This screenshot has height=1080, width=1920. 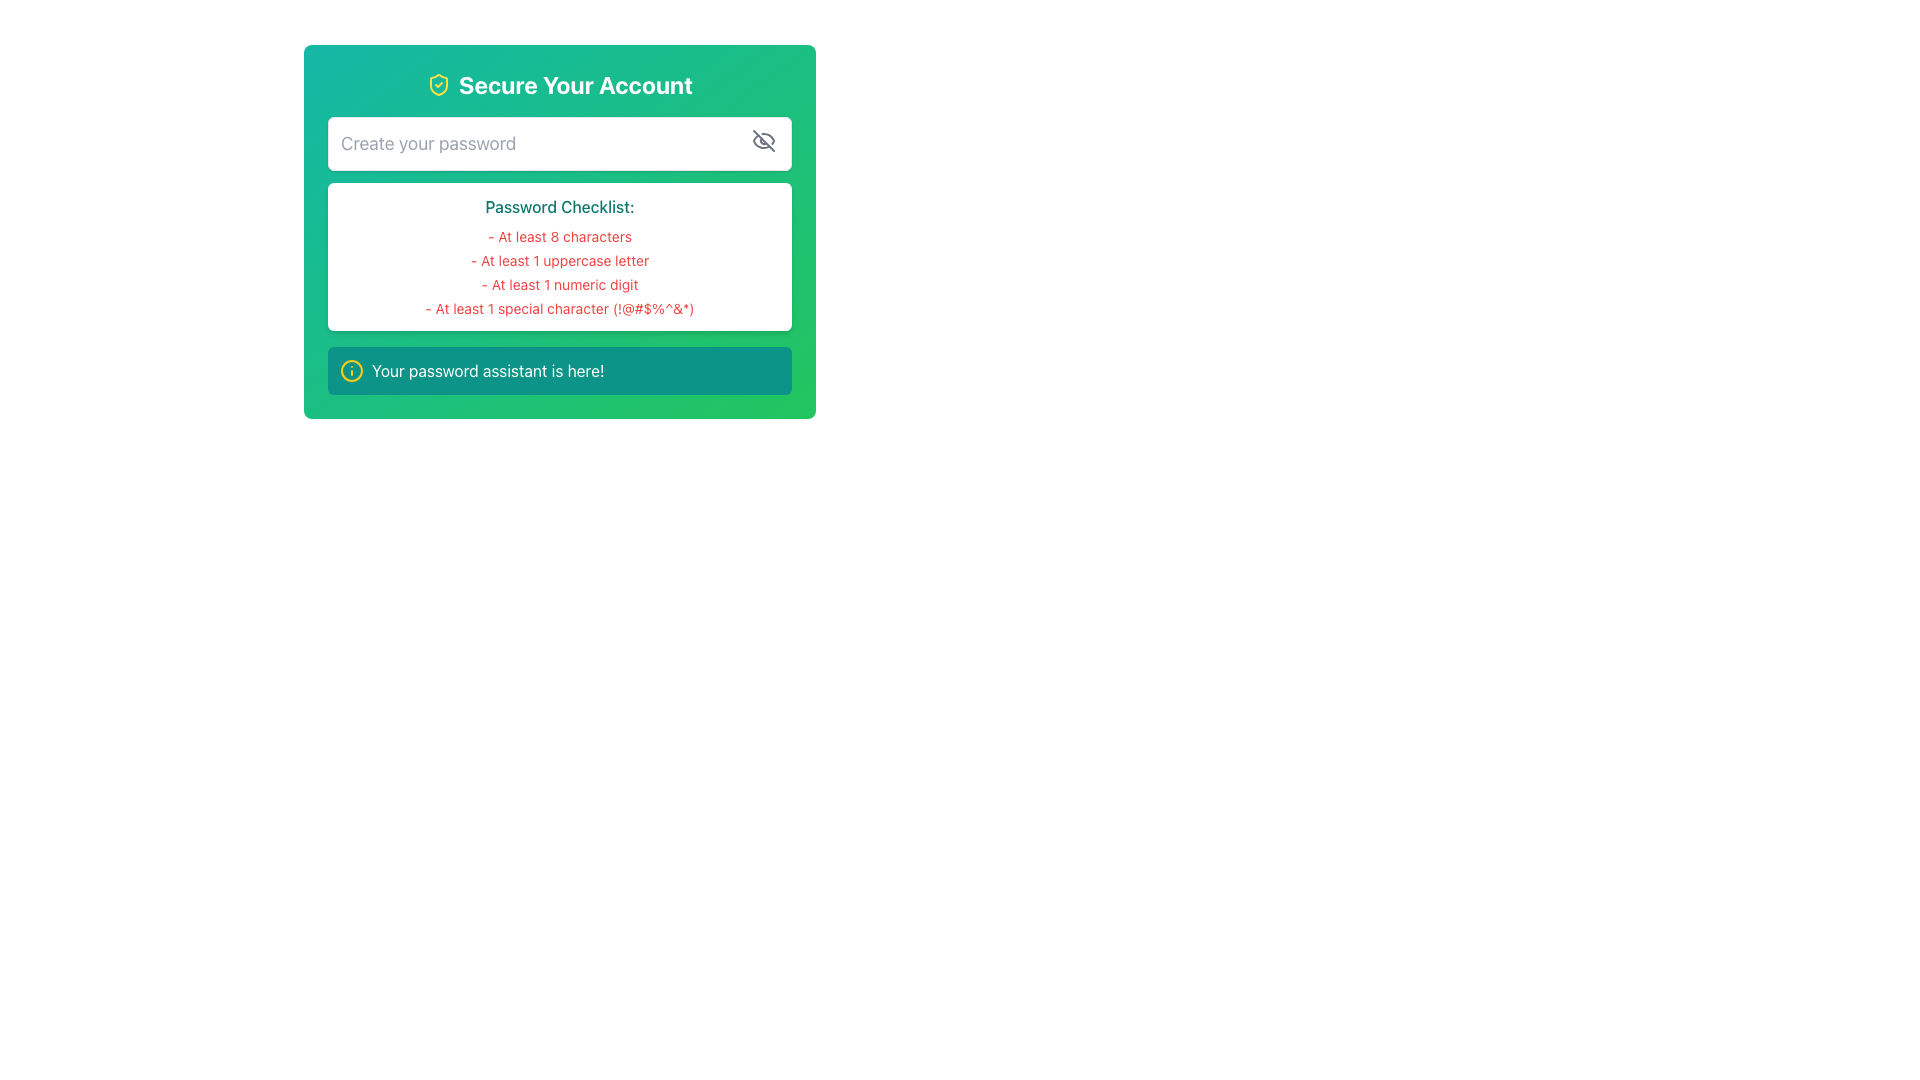 What do you see at coordinates (351, 370) in the screenshot?
I see `the circular icon with a yellow border and central information icon, located at the left side of the text 'Your password assistant is here!' in the teal band at the bottom of the password module` at bounding box center [351, 370].